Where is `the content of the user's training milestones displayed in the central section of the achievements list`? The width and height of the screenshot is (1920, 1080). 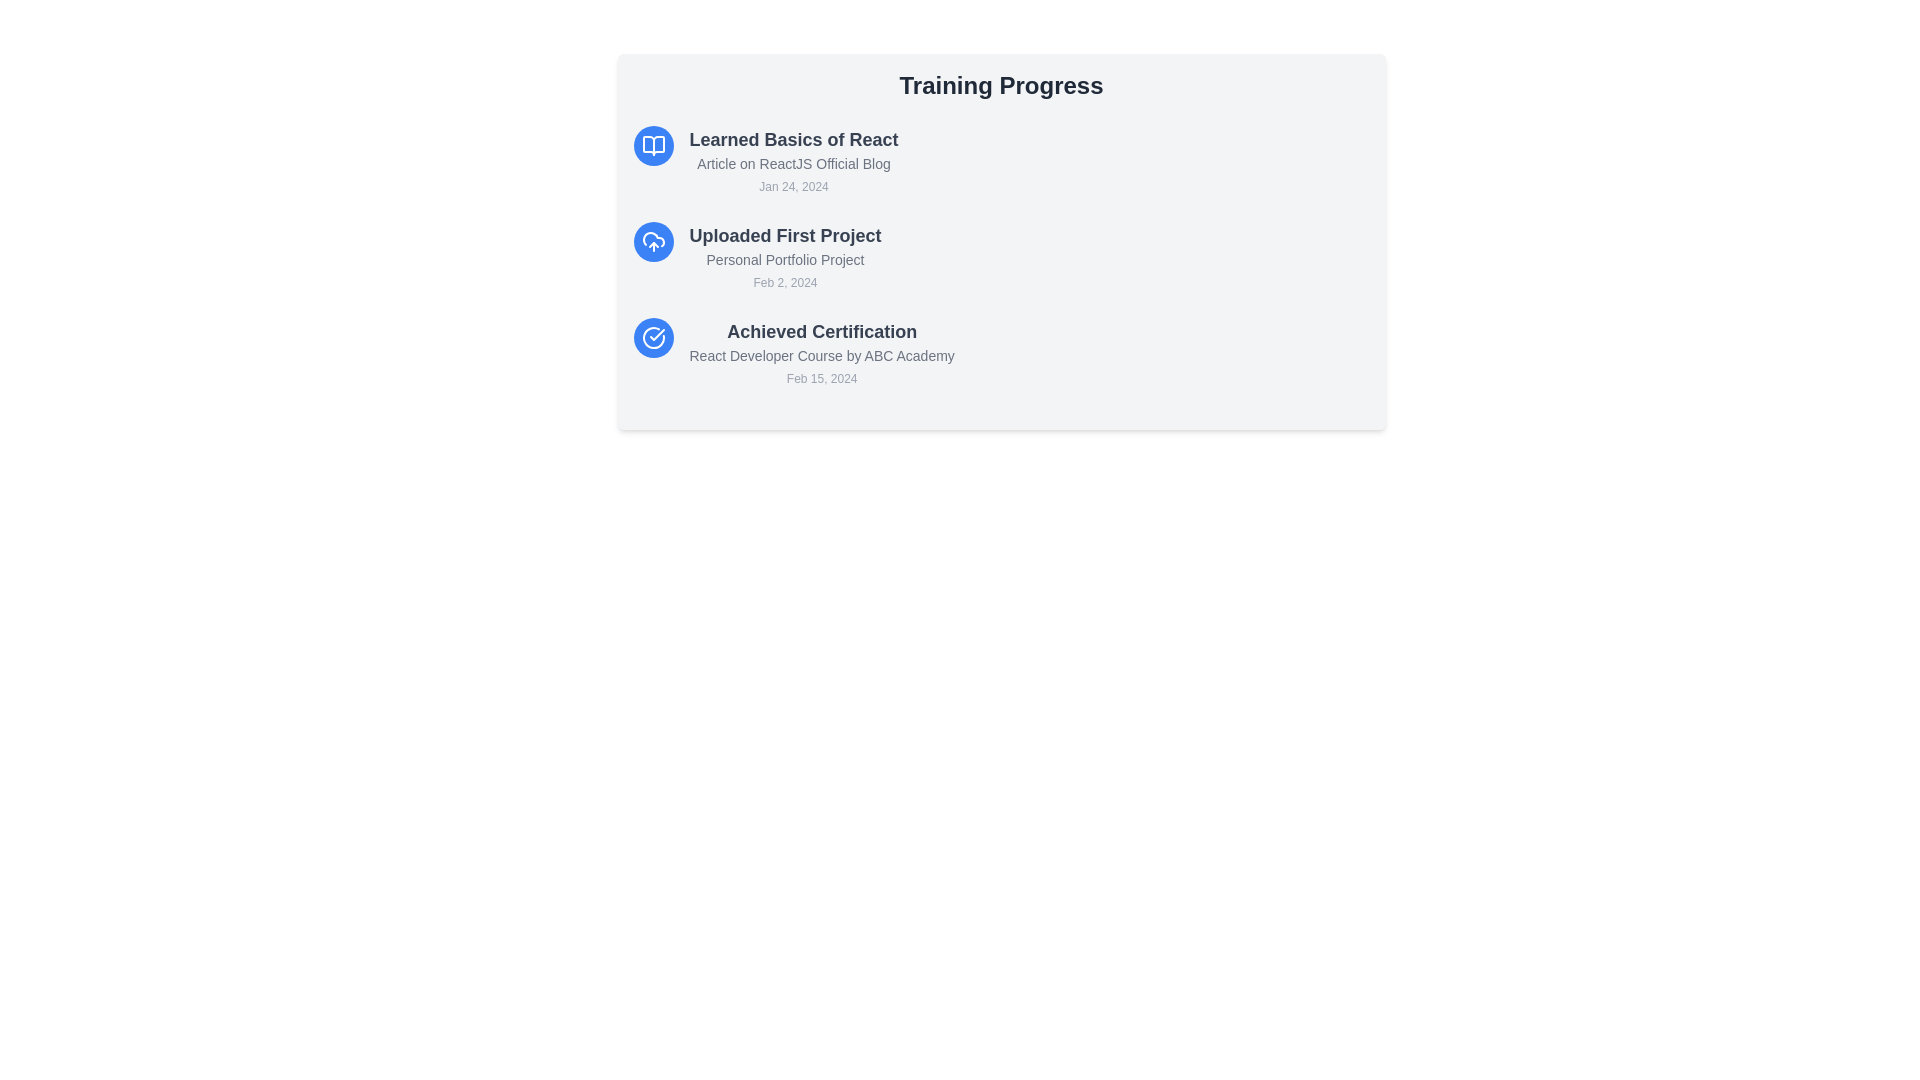
the content of the user's training milestones displayed in the central section of the achievements list is located at coordinates (1001, 241).